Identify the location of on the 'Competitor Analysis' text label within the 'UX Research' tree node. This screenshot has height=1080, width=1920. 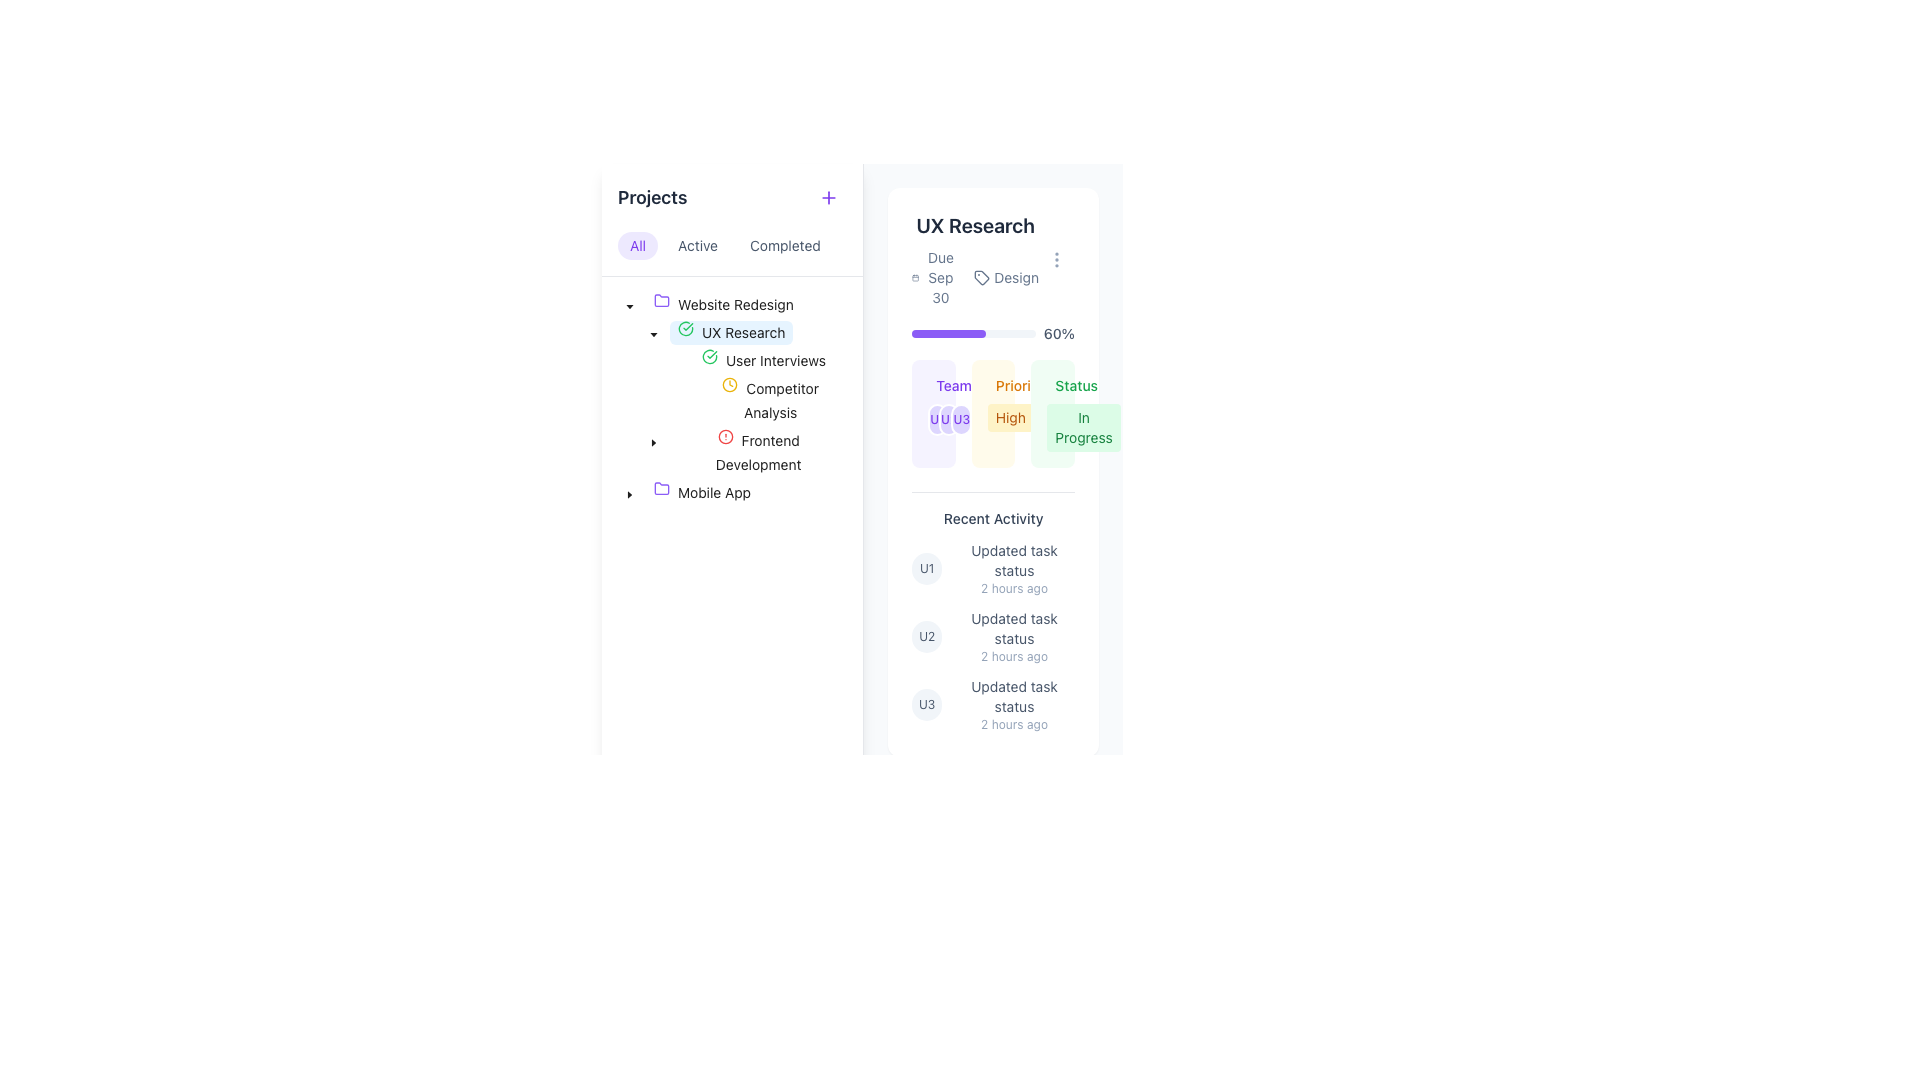
(780, 400).